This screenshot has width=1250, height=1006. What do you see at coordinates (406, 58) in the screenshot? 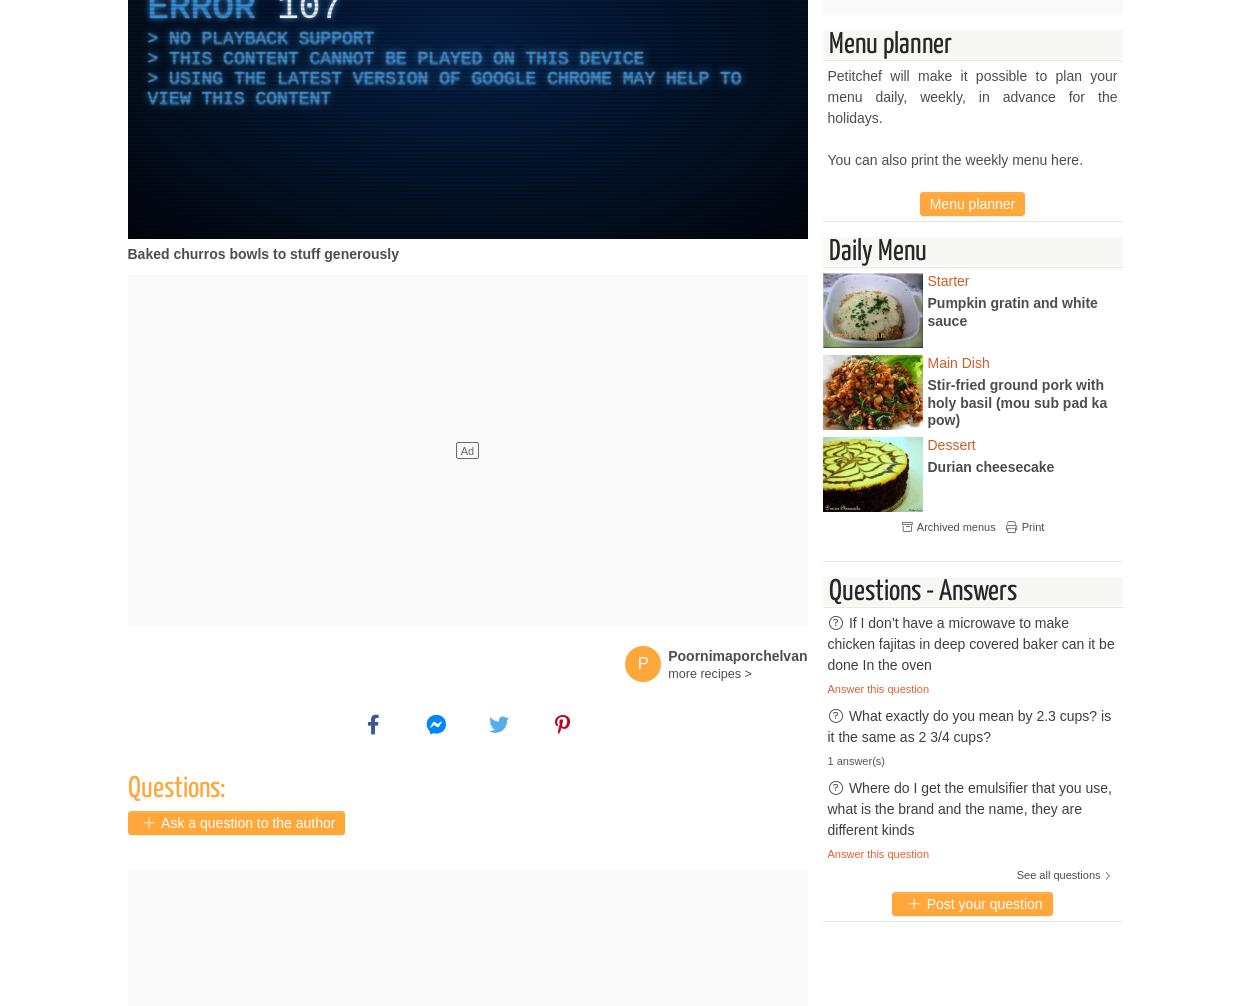
I see `'This content cannot be played on this device'` at bounding box center [406, 58].